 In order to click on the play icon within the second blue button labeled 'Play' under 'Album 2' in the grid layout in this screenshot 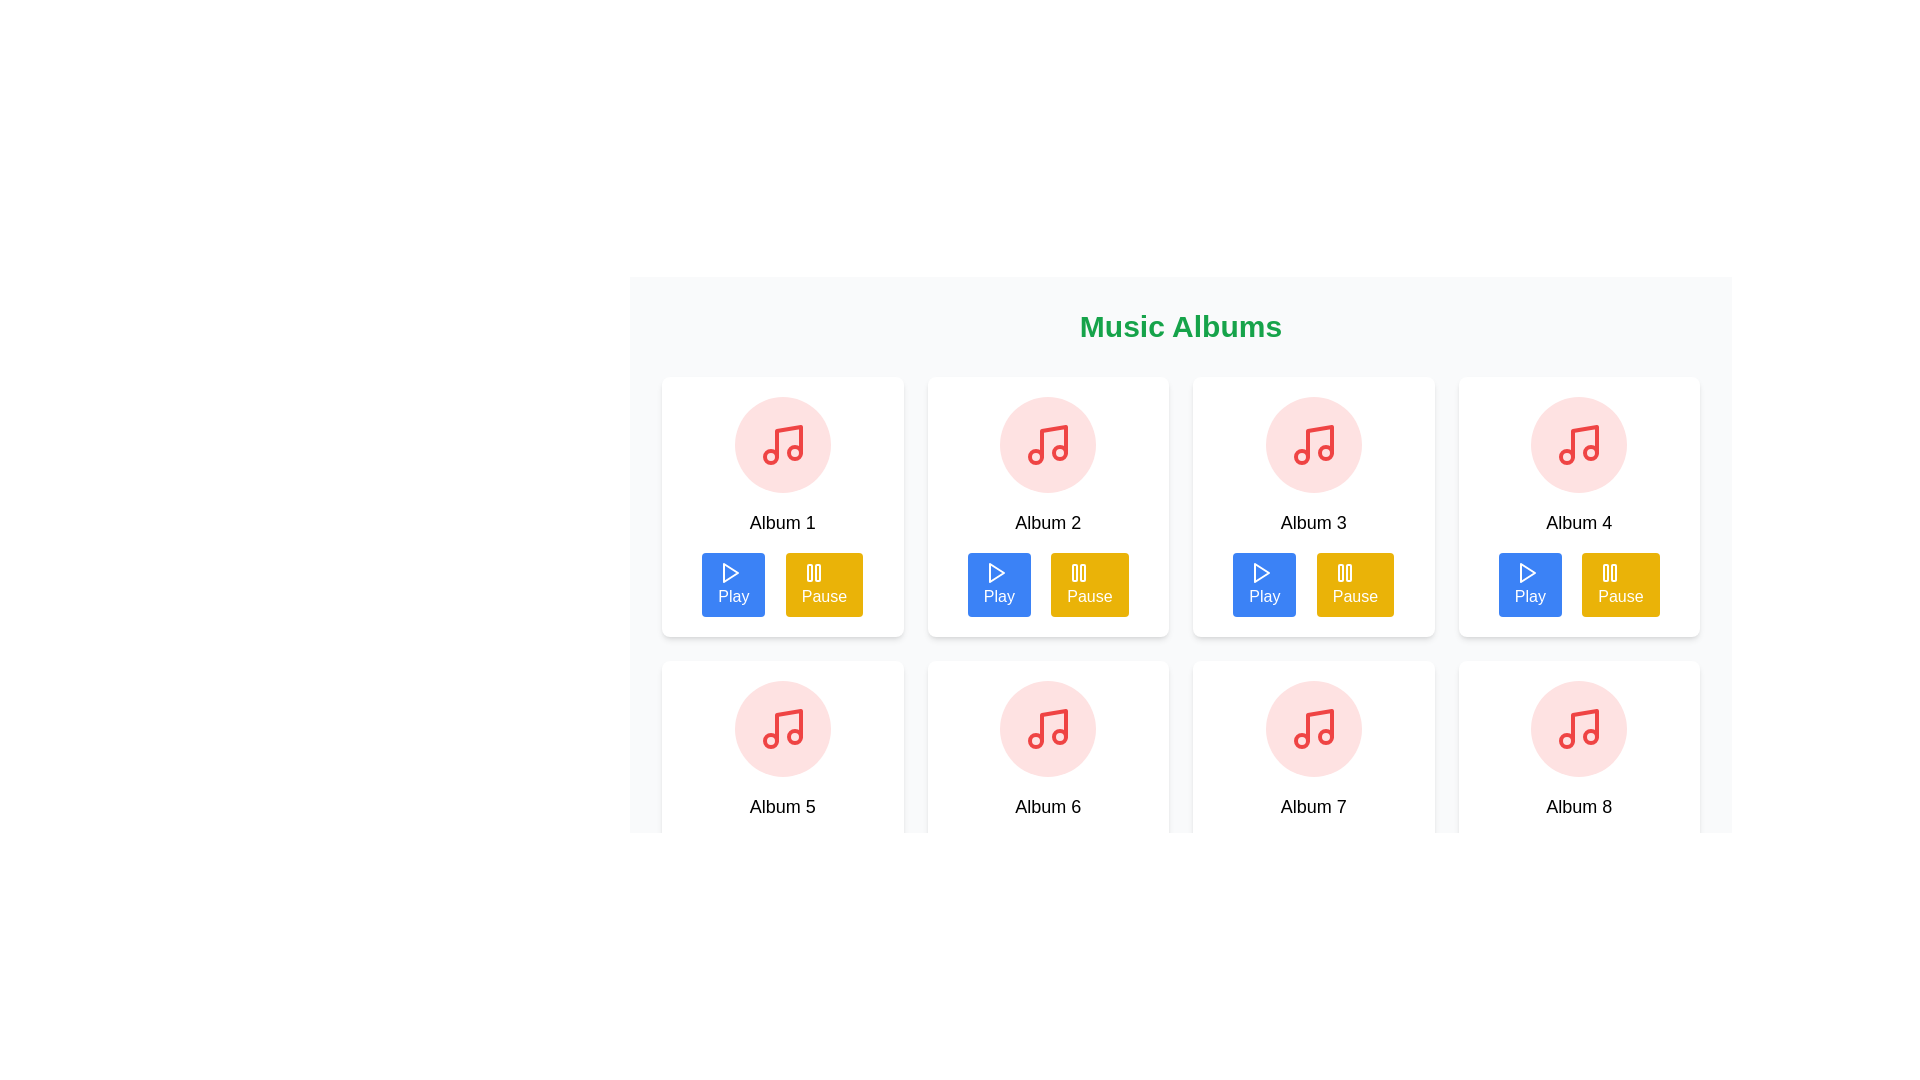, I will do `click(995, 573)`.